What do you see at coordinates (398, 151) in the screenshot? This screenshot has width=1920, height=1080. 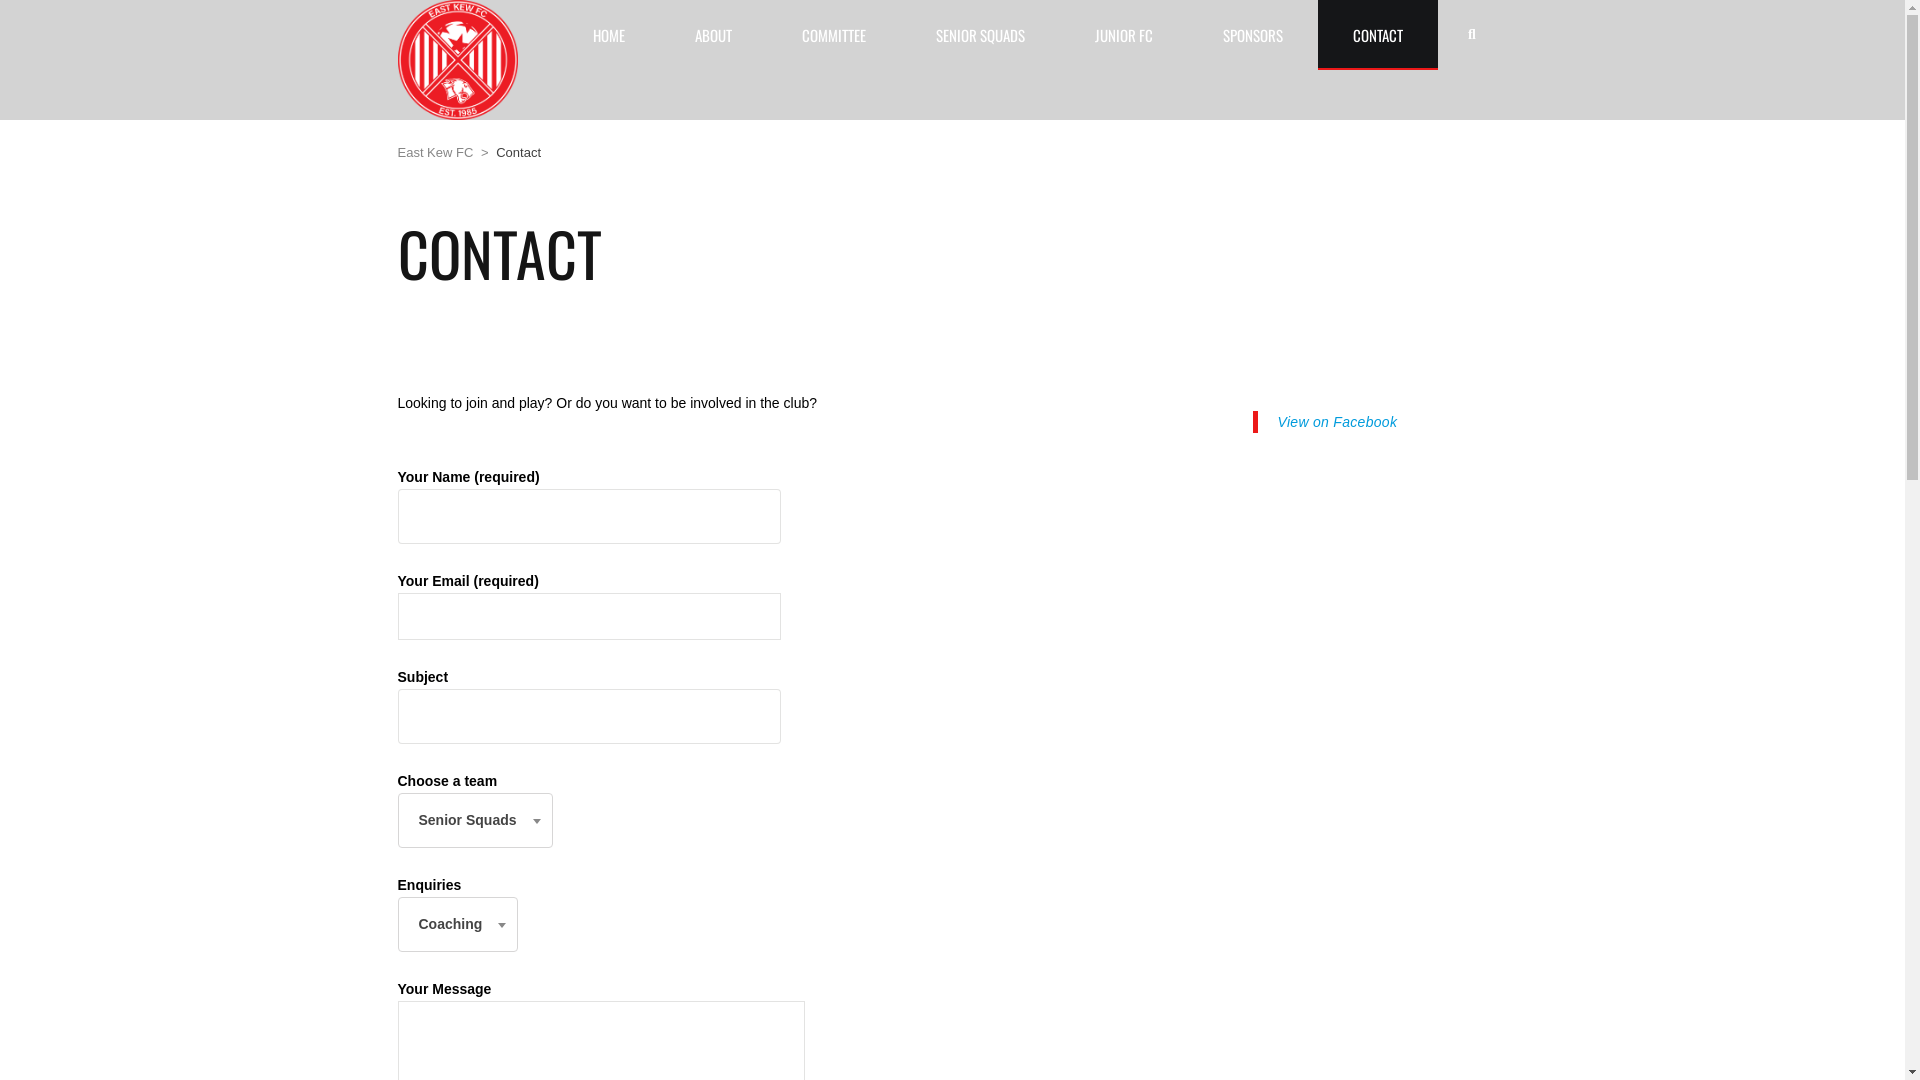 I see `'East Kew FC'` at bounding box center [398, 151].